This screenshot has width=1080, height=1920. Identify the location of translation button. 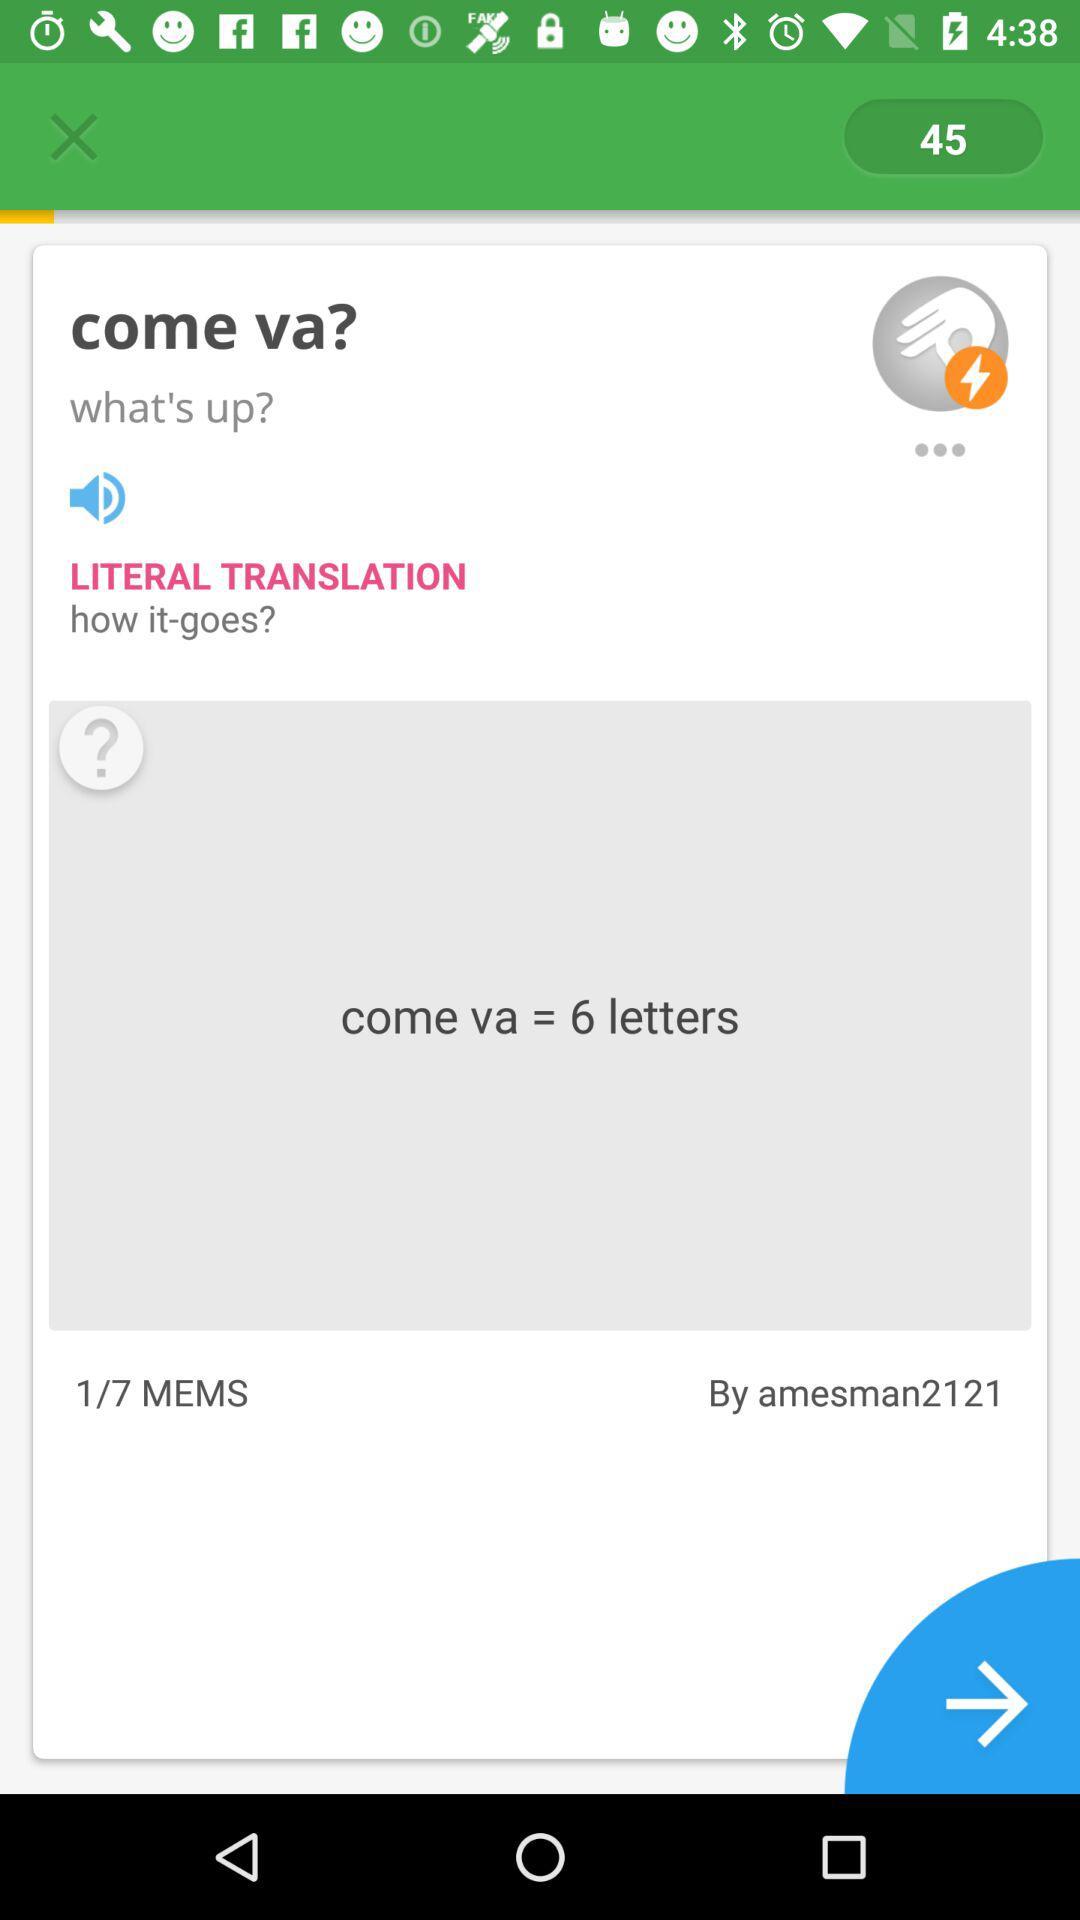
(108, 495).